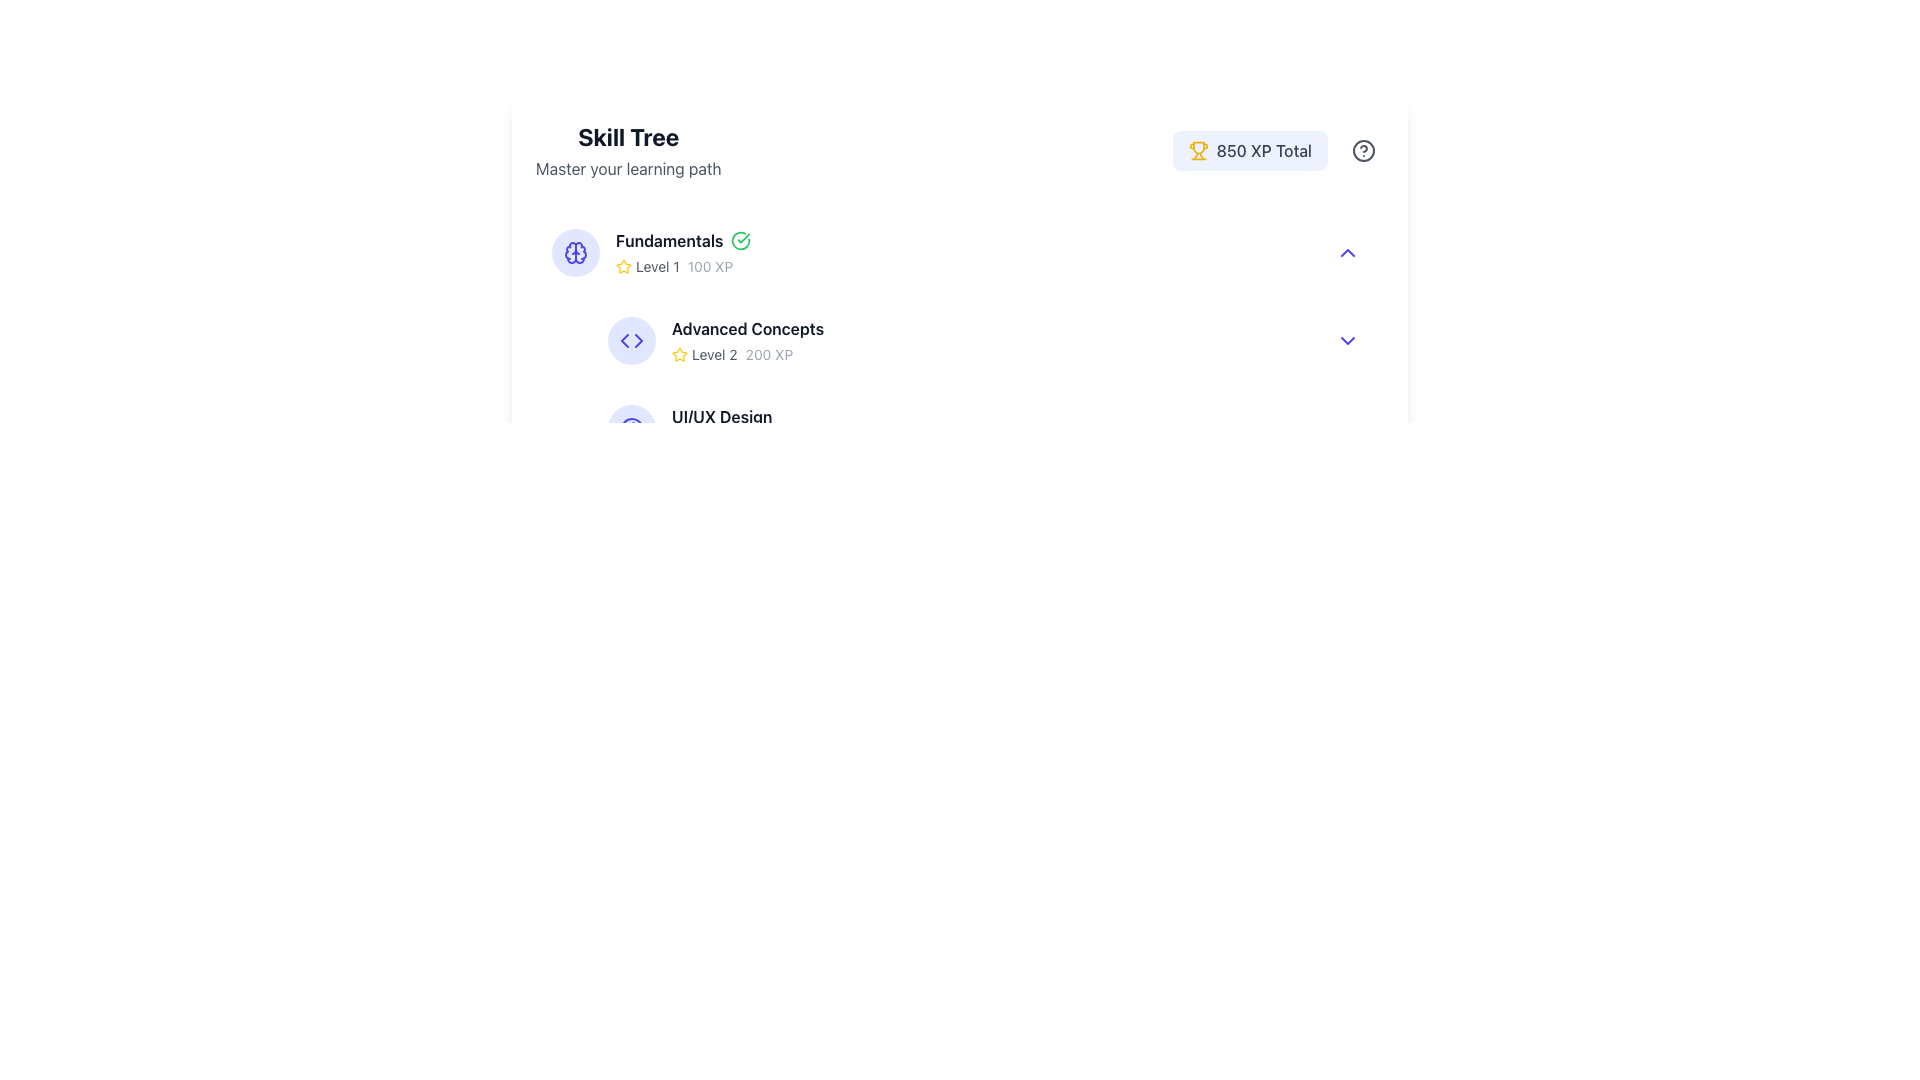  What do you see at coordinates (575, 252) in the screenshot?
I see `the brain-shaped outline icon in vivid indigo color located at the top-left corner of the 'Fundamentals' section, which is within a circular background and has the label 'Fundamentals' to its right` at bounding box center [575, 252].